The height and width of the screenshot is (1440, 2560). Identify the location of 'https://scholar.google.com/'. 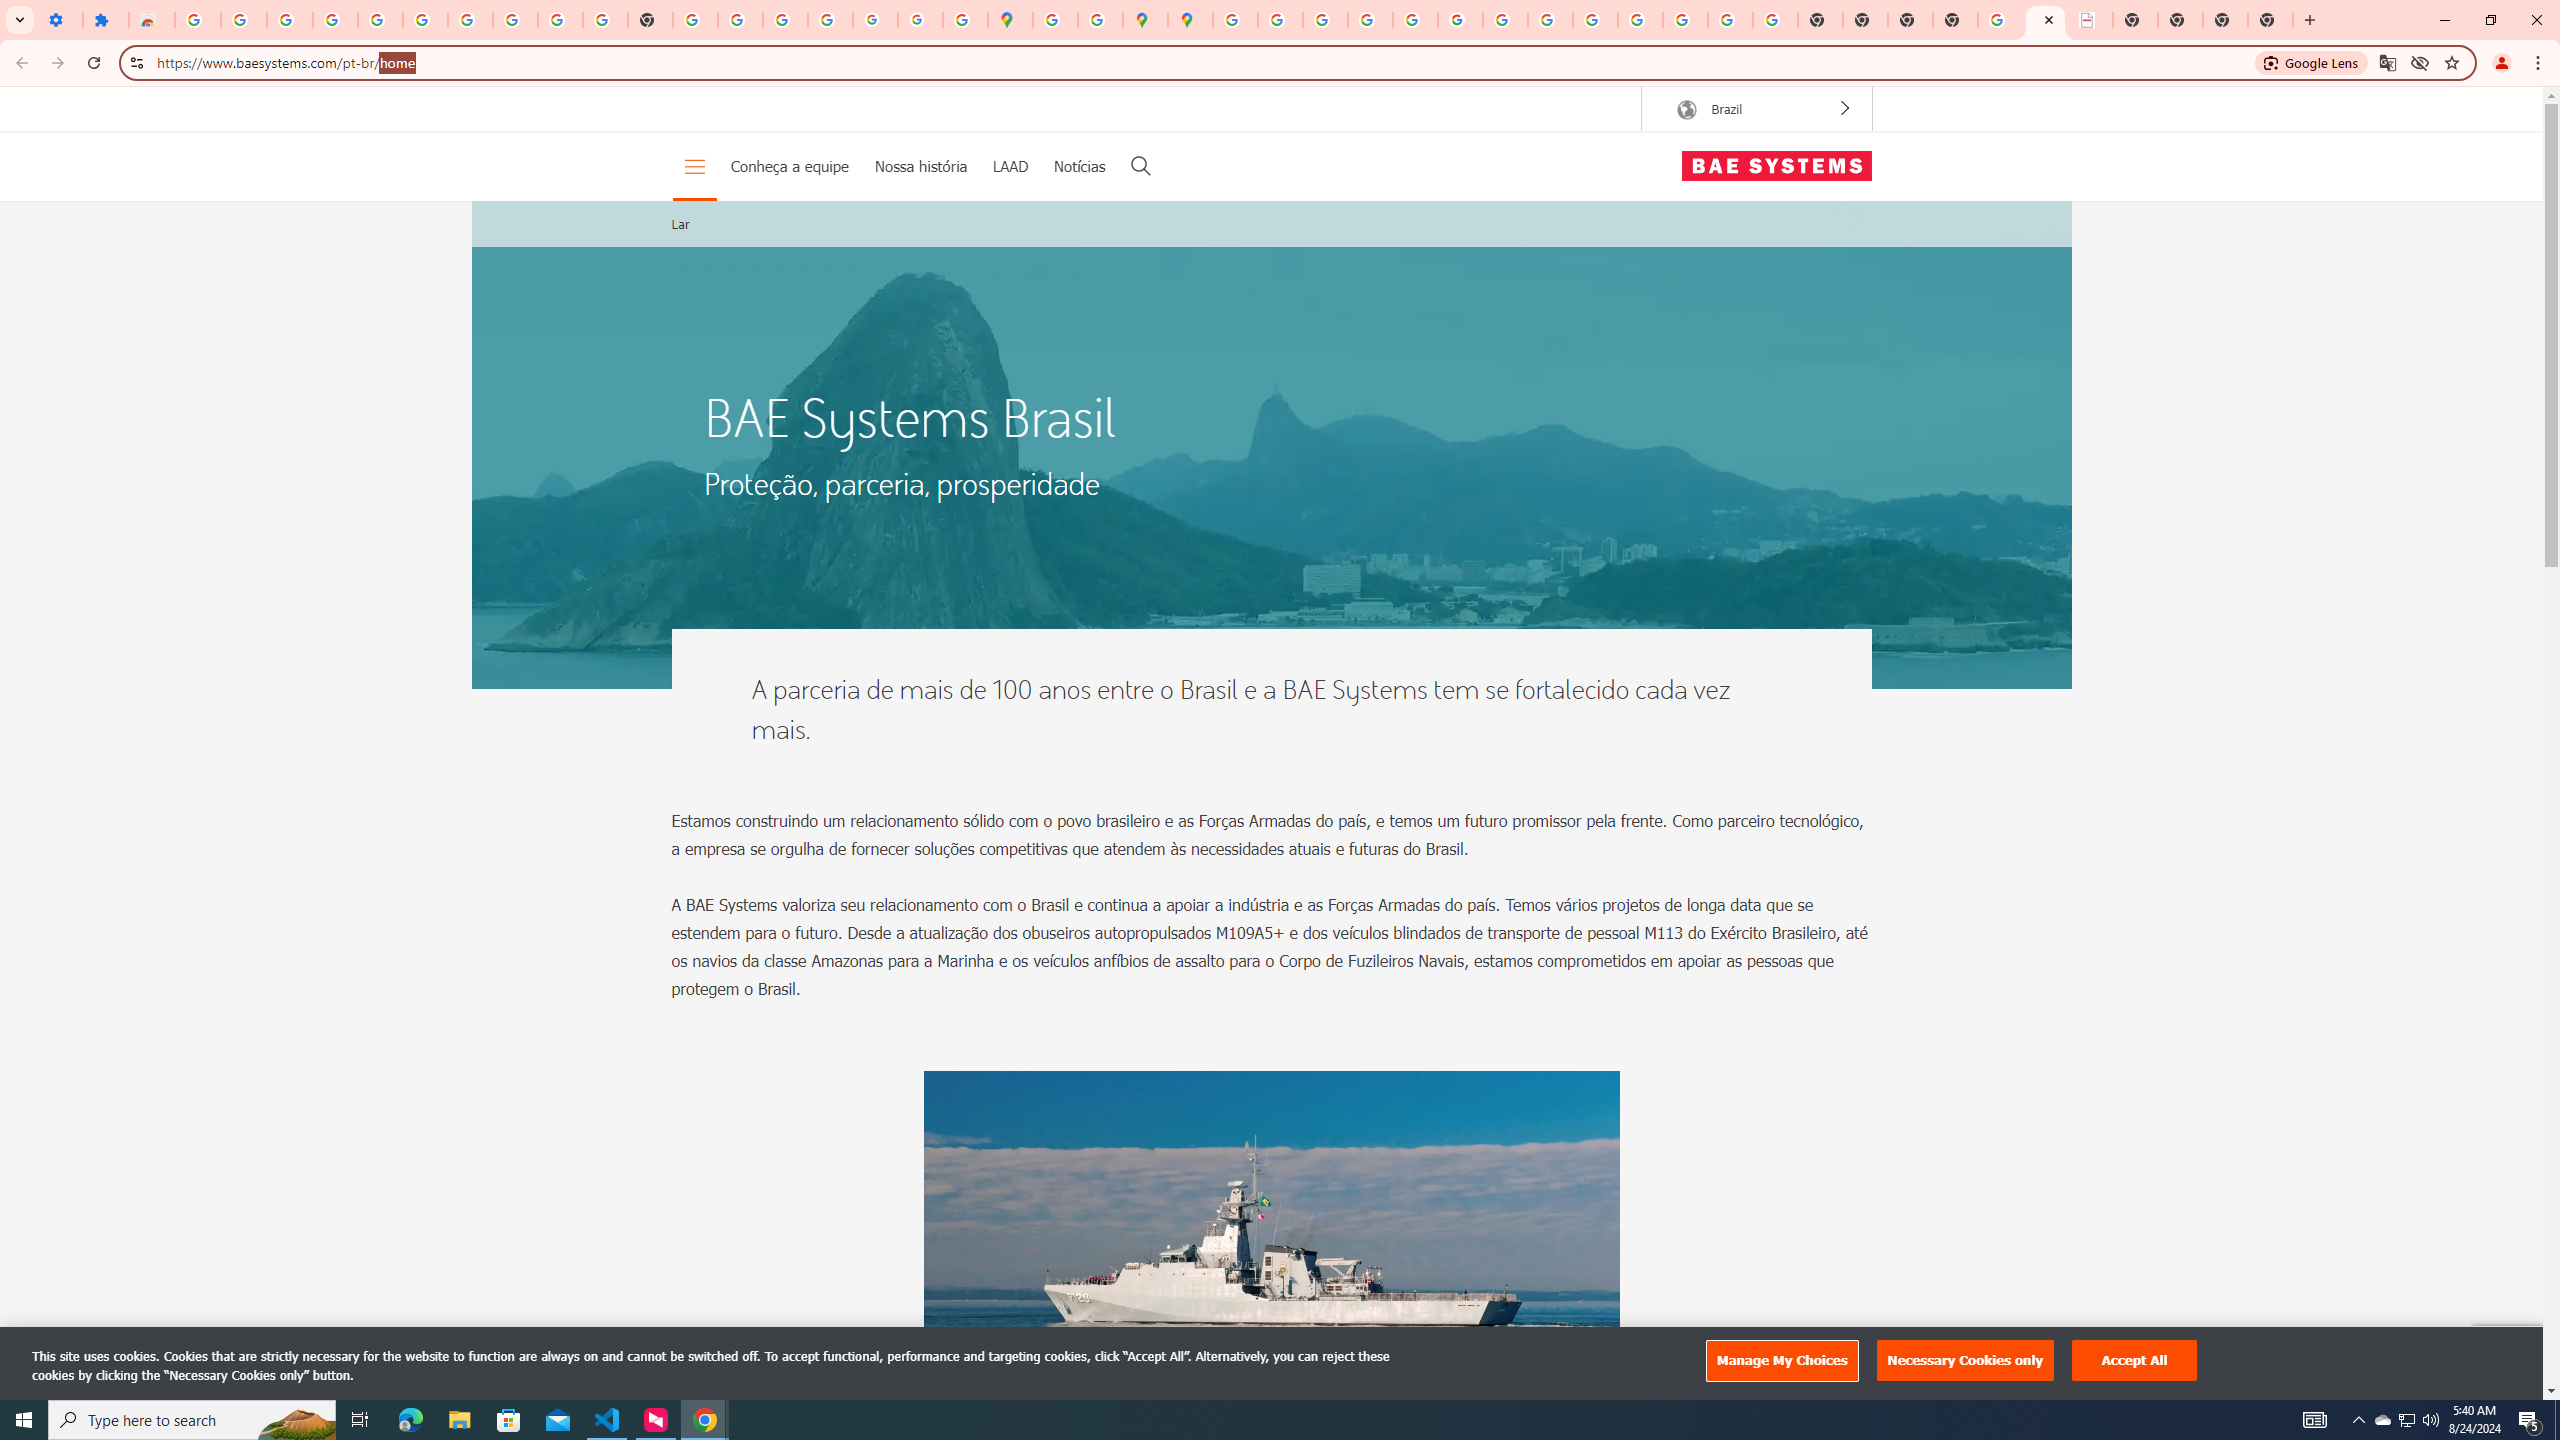
(694, 19).